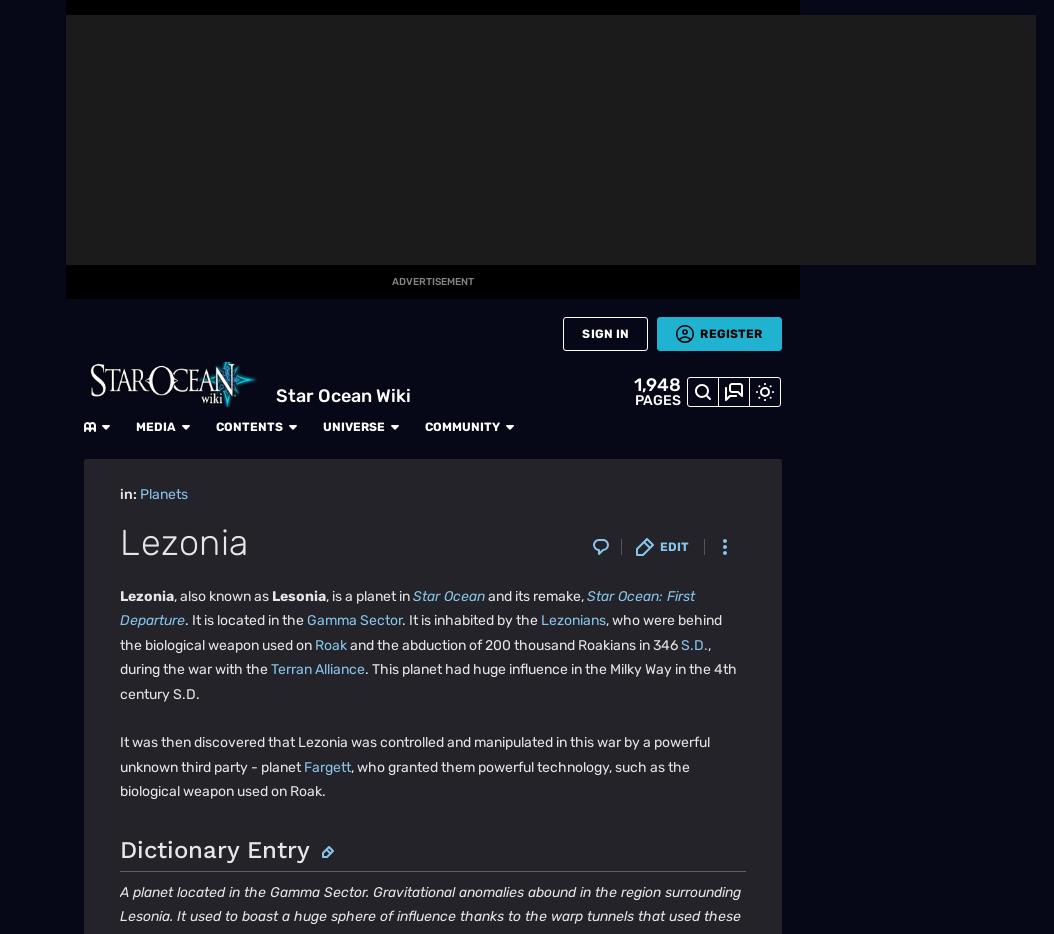 This screenshot has height=934, width=1054. Describe the element at coordinates (32, 66) in the screenshot. I see `'FANDOM'` at that location.